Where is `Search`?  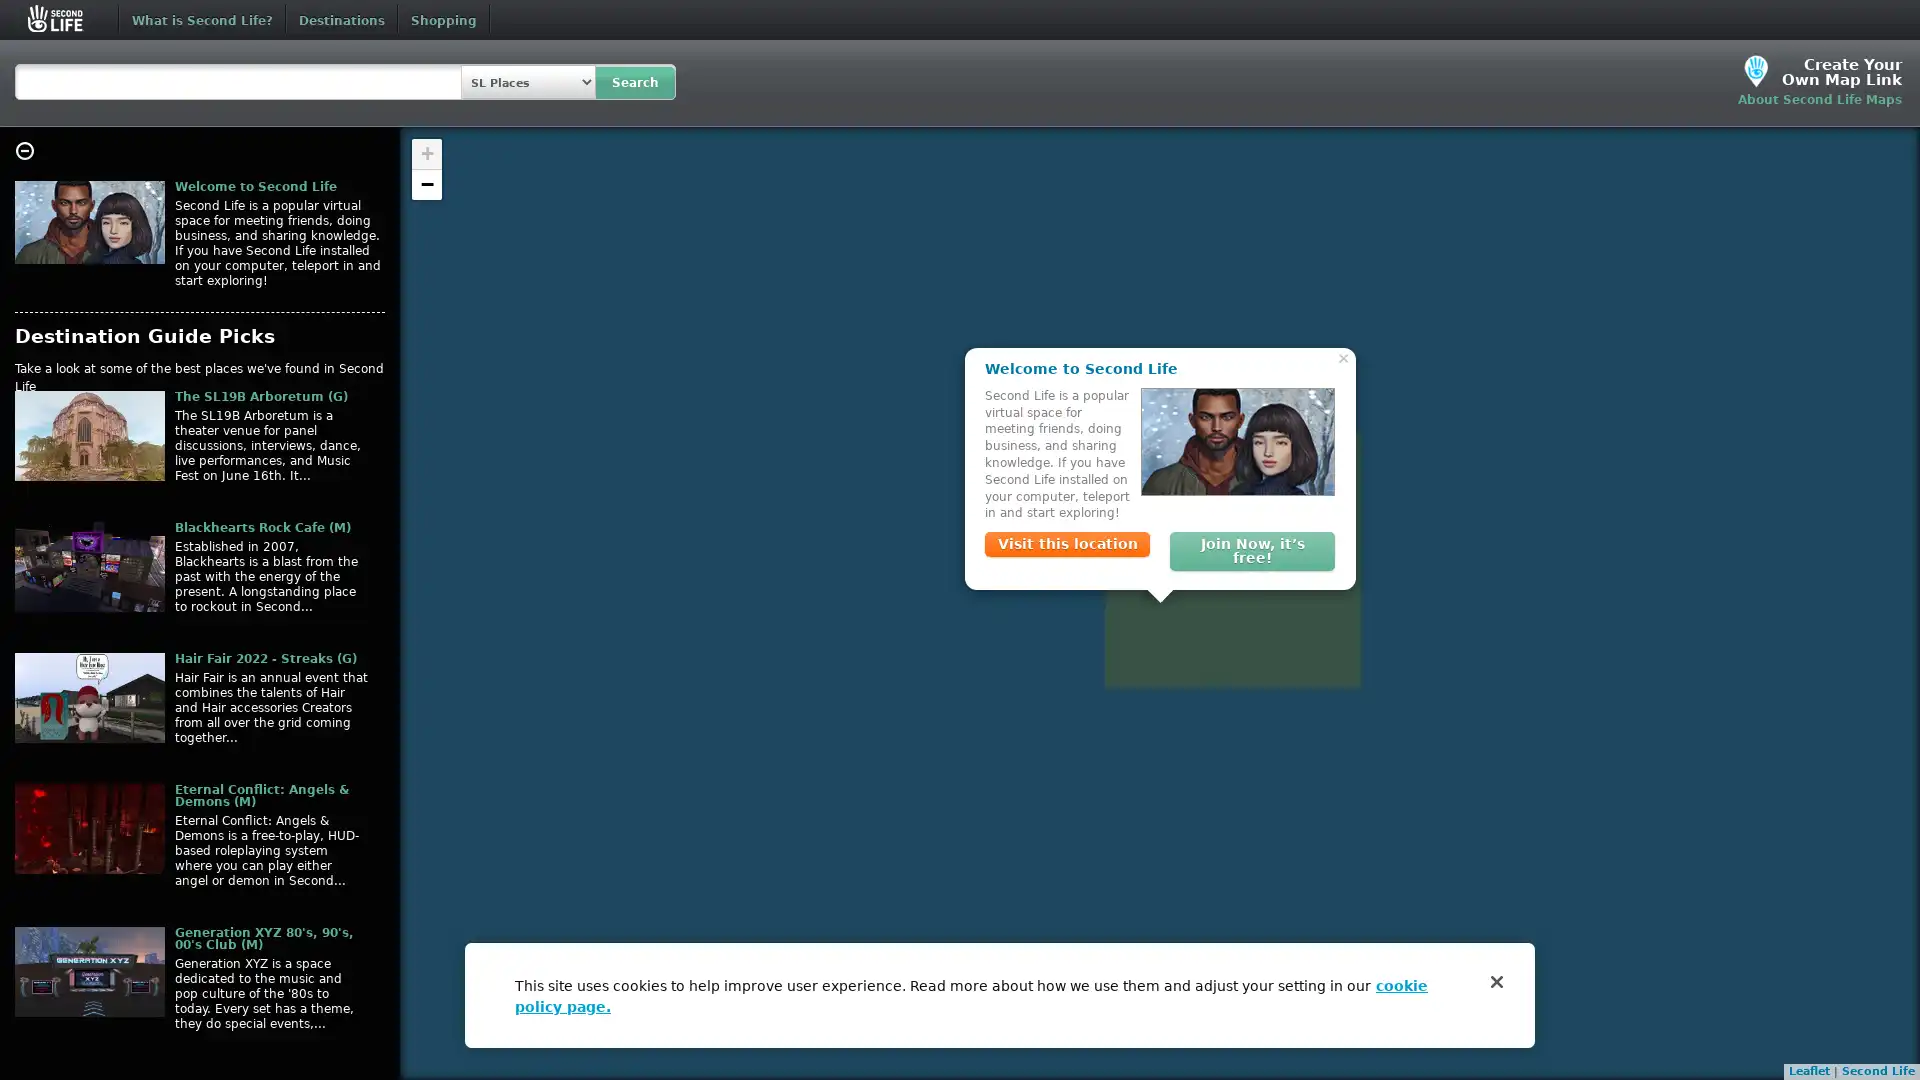
Search is located at coordinates (634, 83).